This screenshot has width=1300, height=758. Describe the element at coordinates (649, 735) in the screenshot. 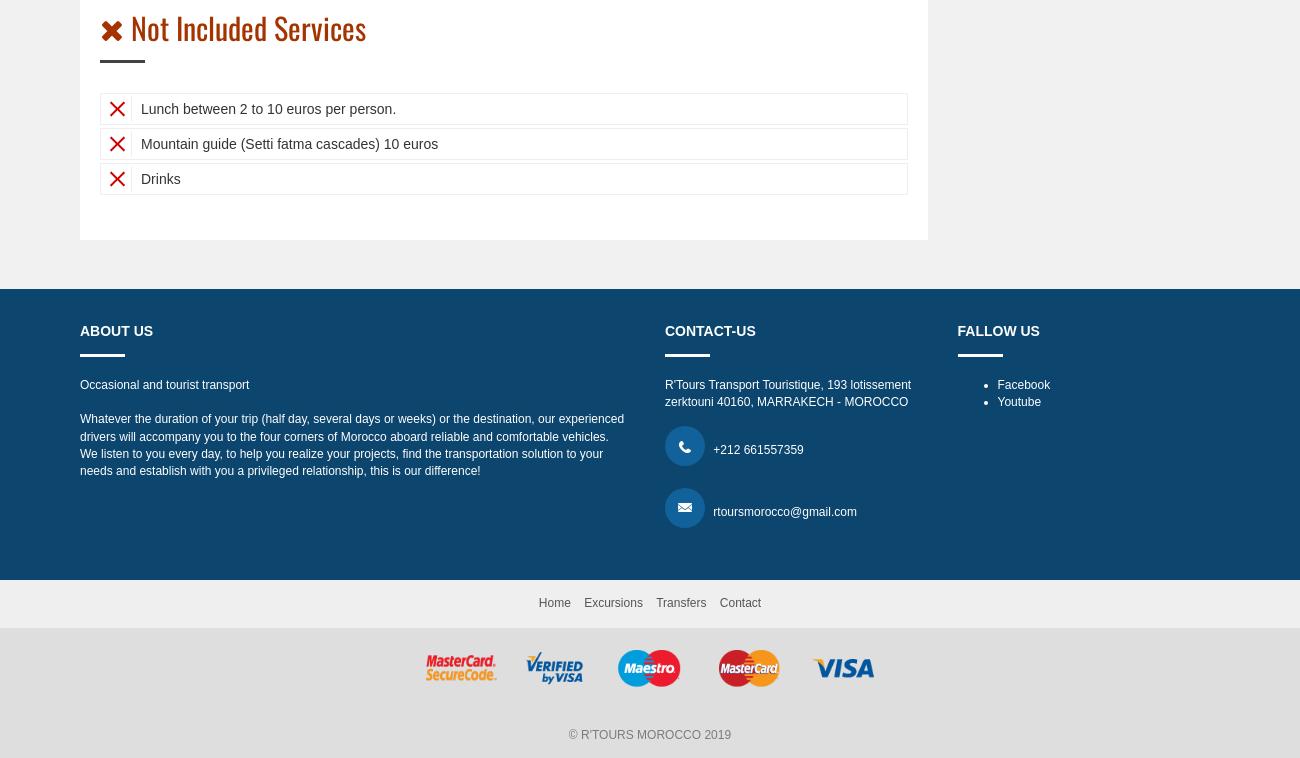

I see `'© R'TOURS MOROCCO 2019'` at that location.